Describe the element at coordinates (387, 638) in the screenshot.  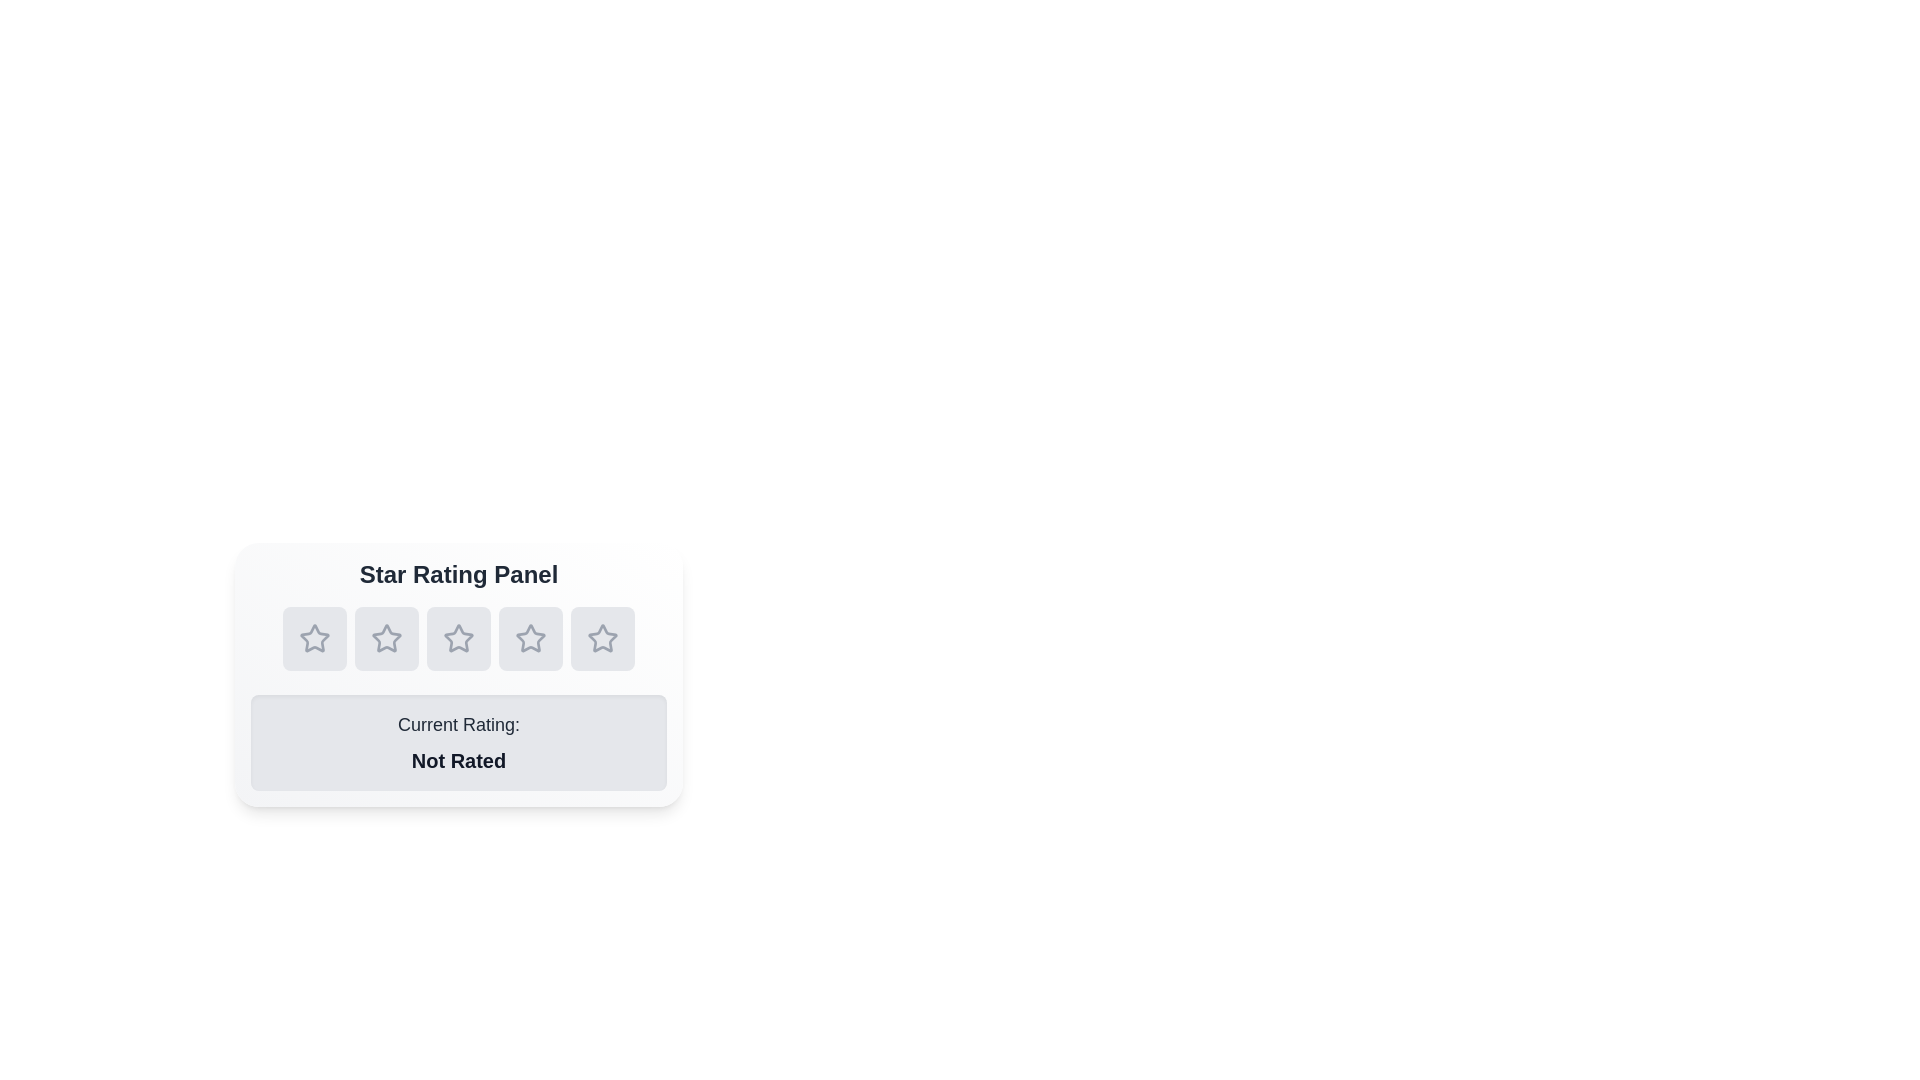
I see `the second star icon in the Star Rating Panel` at that location.